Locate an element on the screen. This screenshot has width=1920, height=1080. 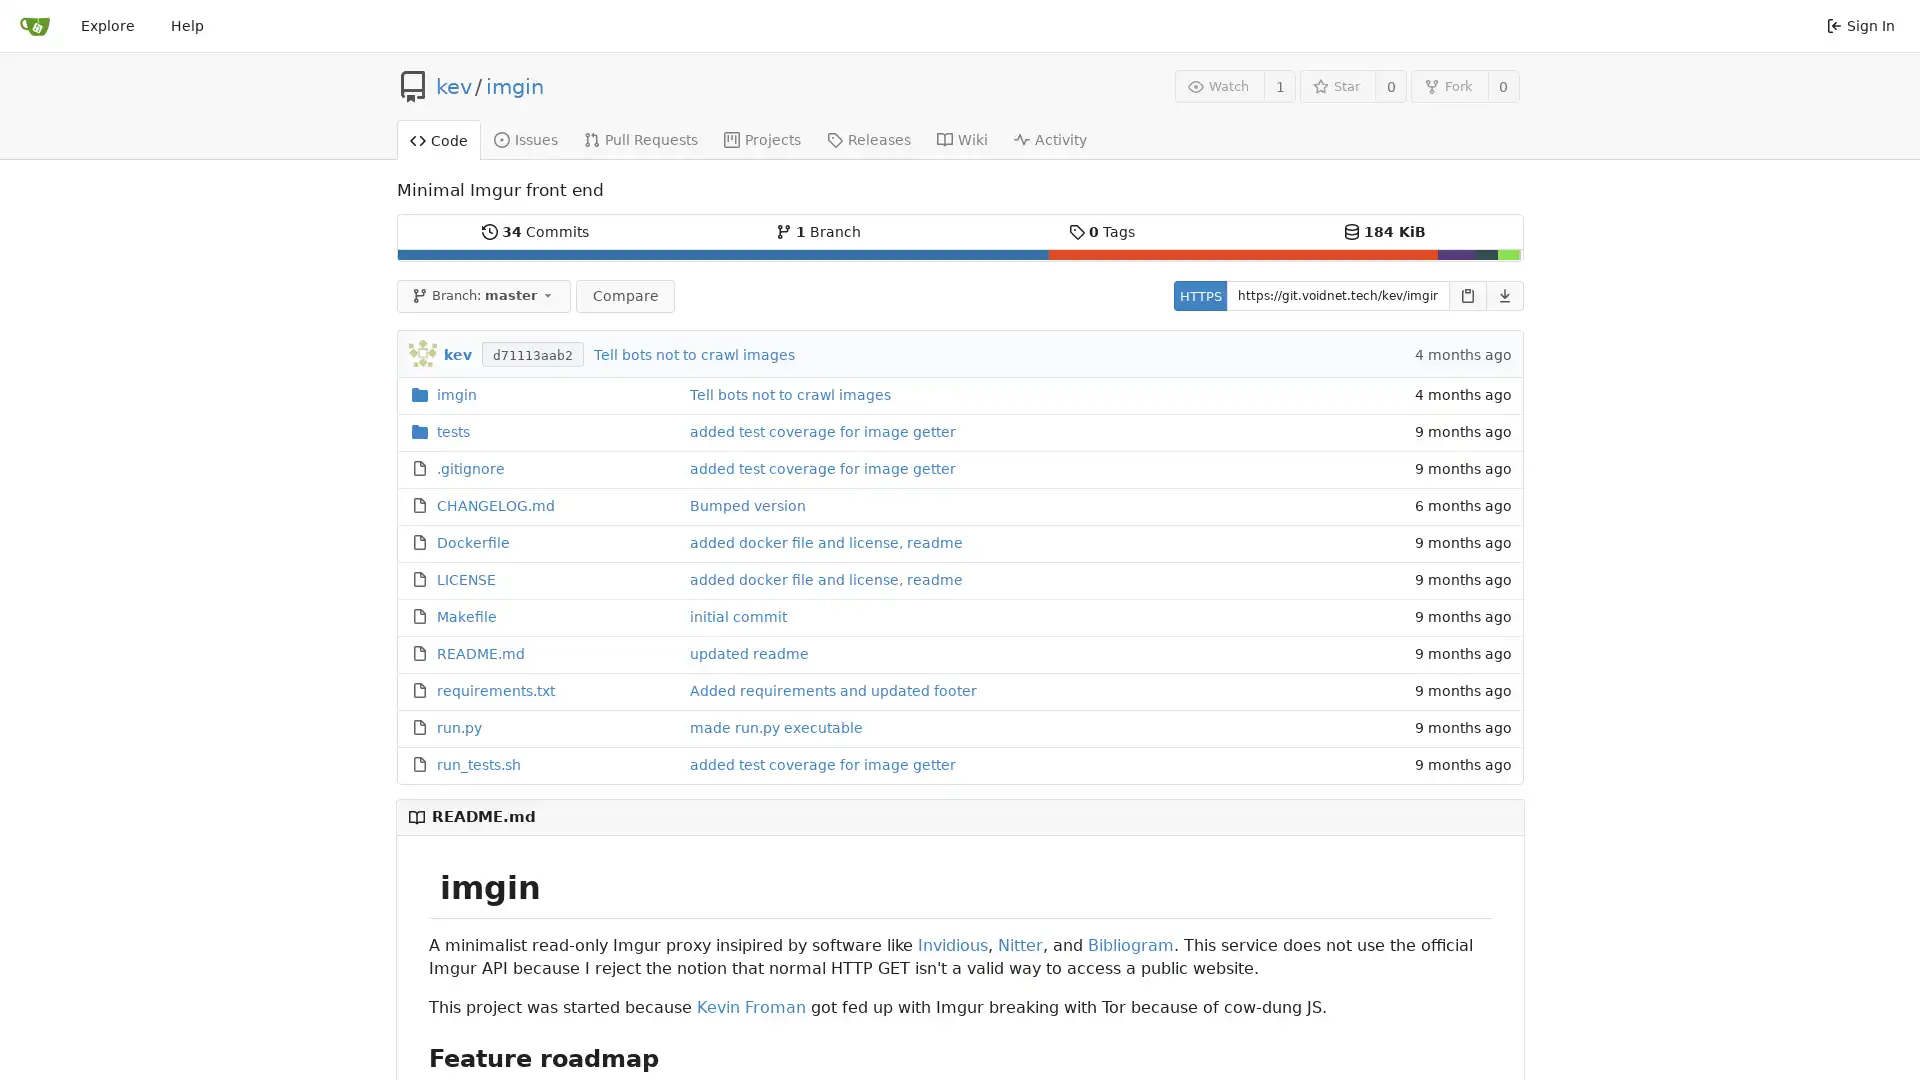
Compare is located at coordinates (623, 296).